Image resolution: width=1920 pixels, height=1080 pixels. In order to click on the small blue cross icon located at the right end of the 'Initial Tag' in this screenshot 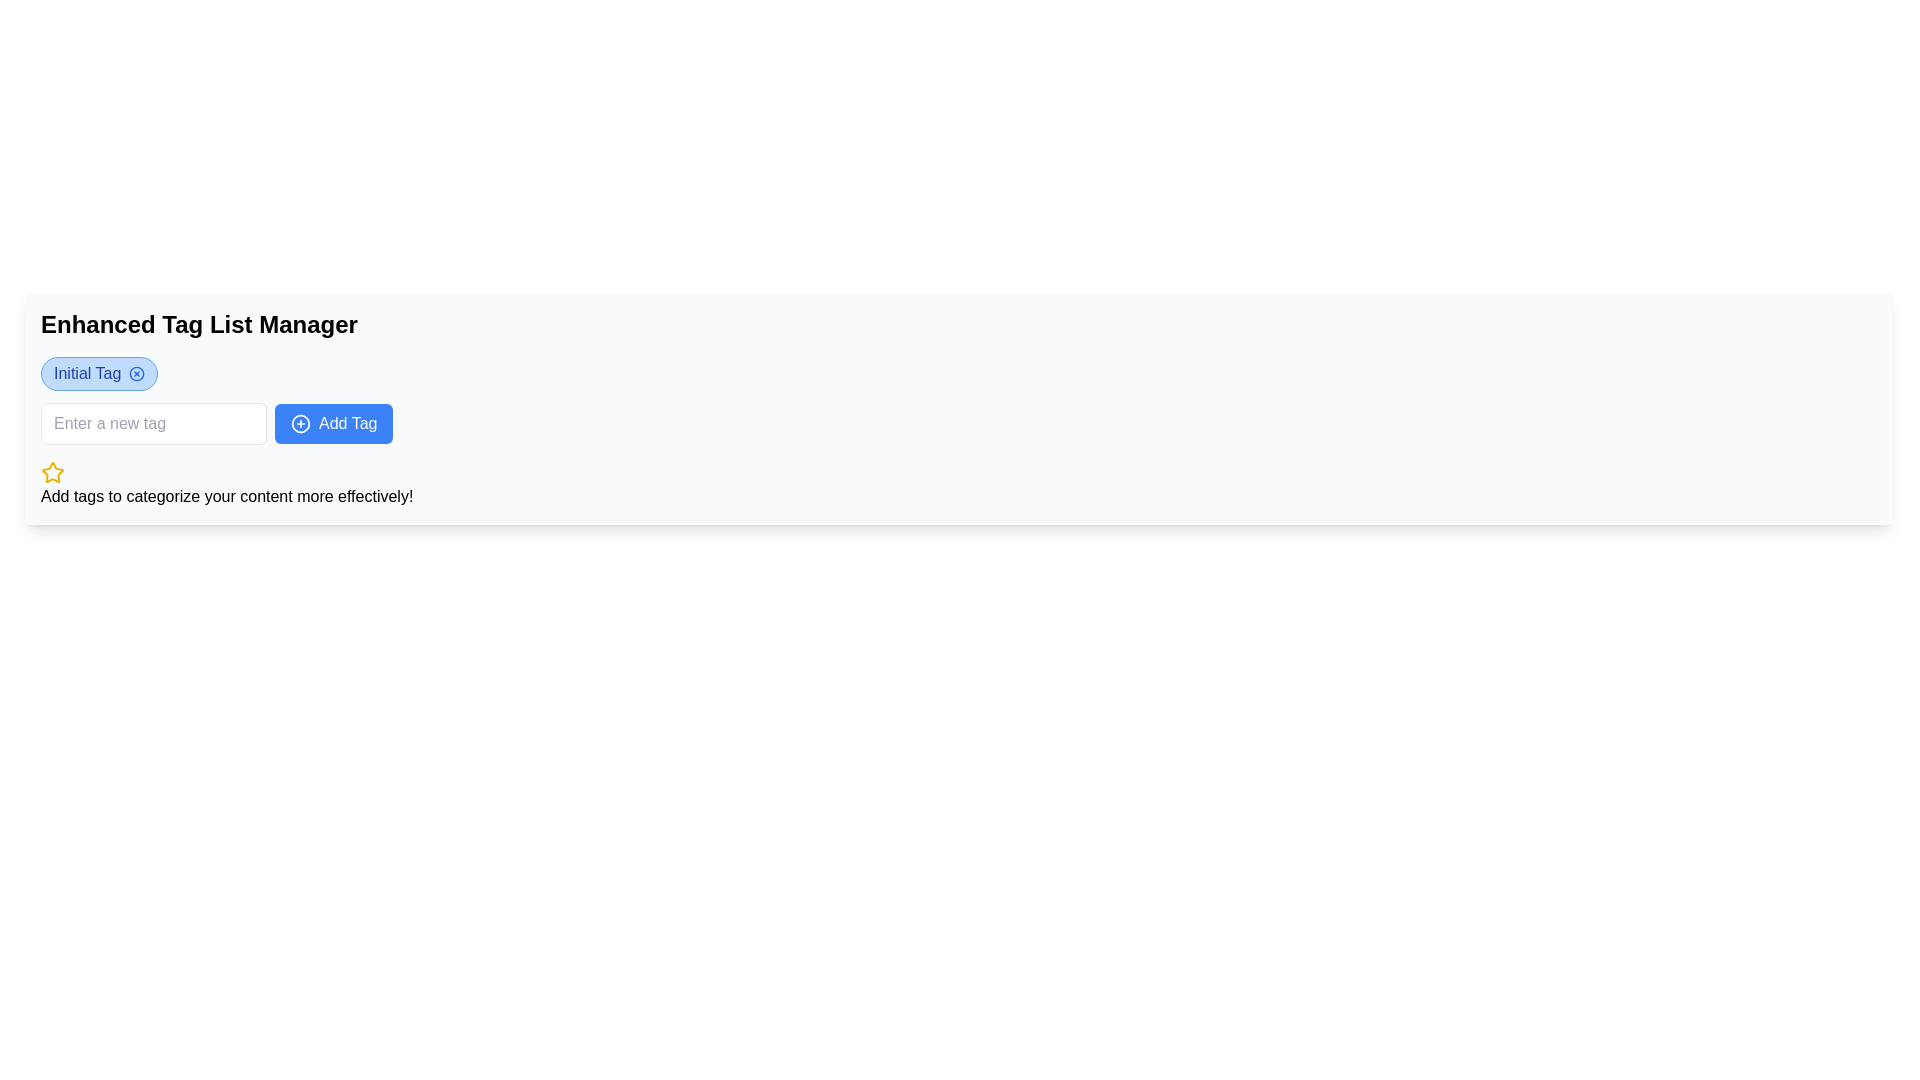, I will do `click(136, 374)`.